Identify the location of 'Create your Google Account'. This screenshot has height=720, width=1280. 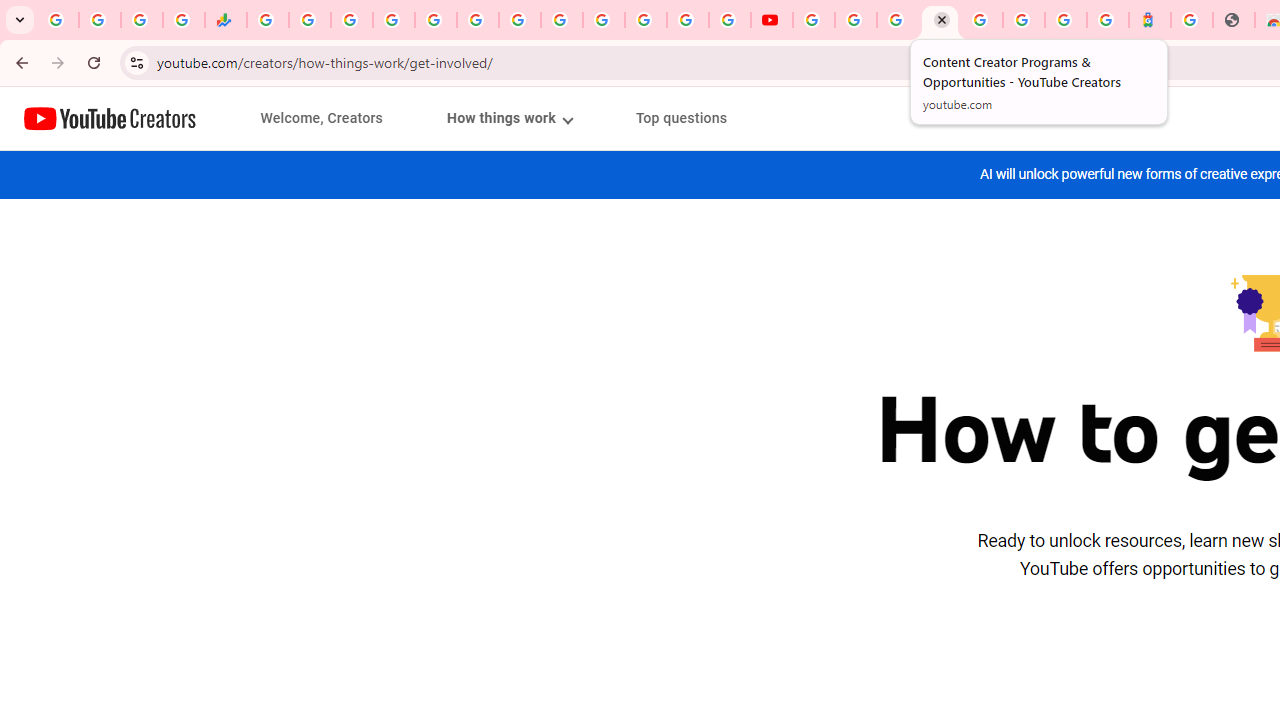
(896, 20).